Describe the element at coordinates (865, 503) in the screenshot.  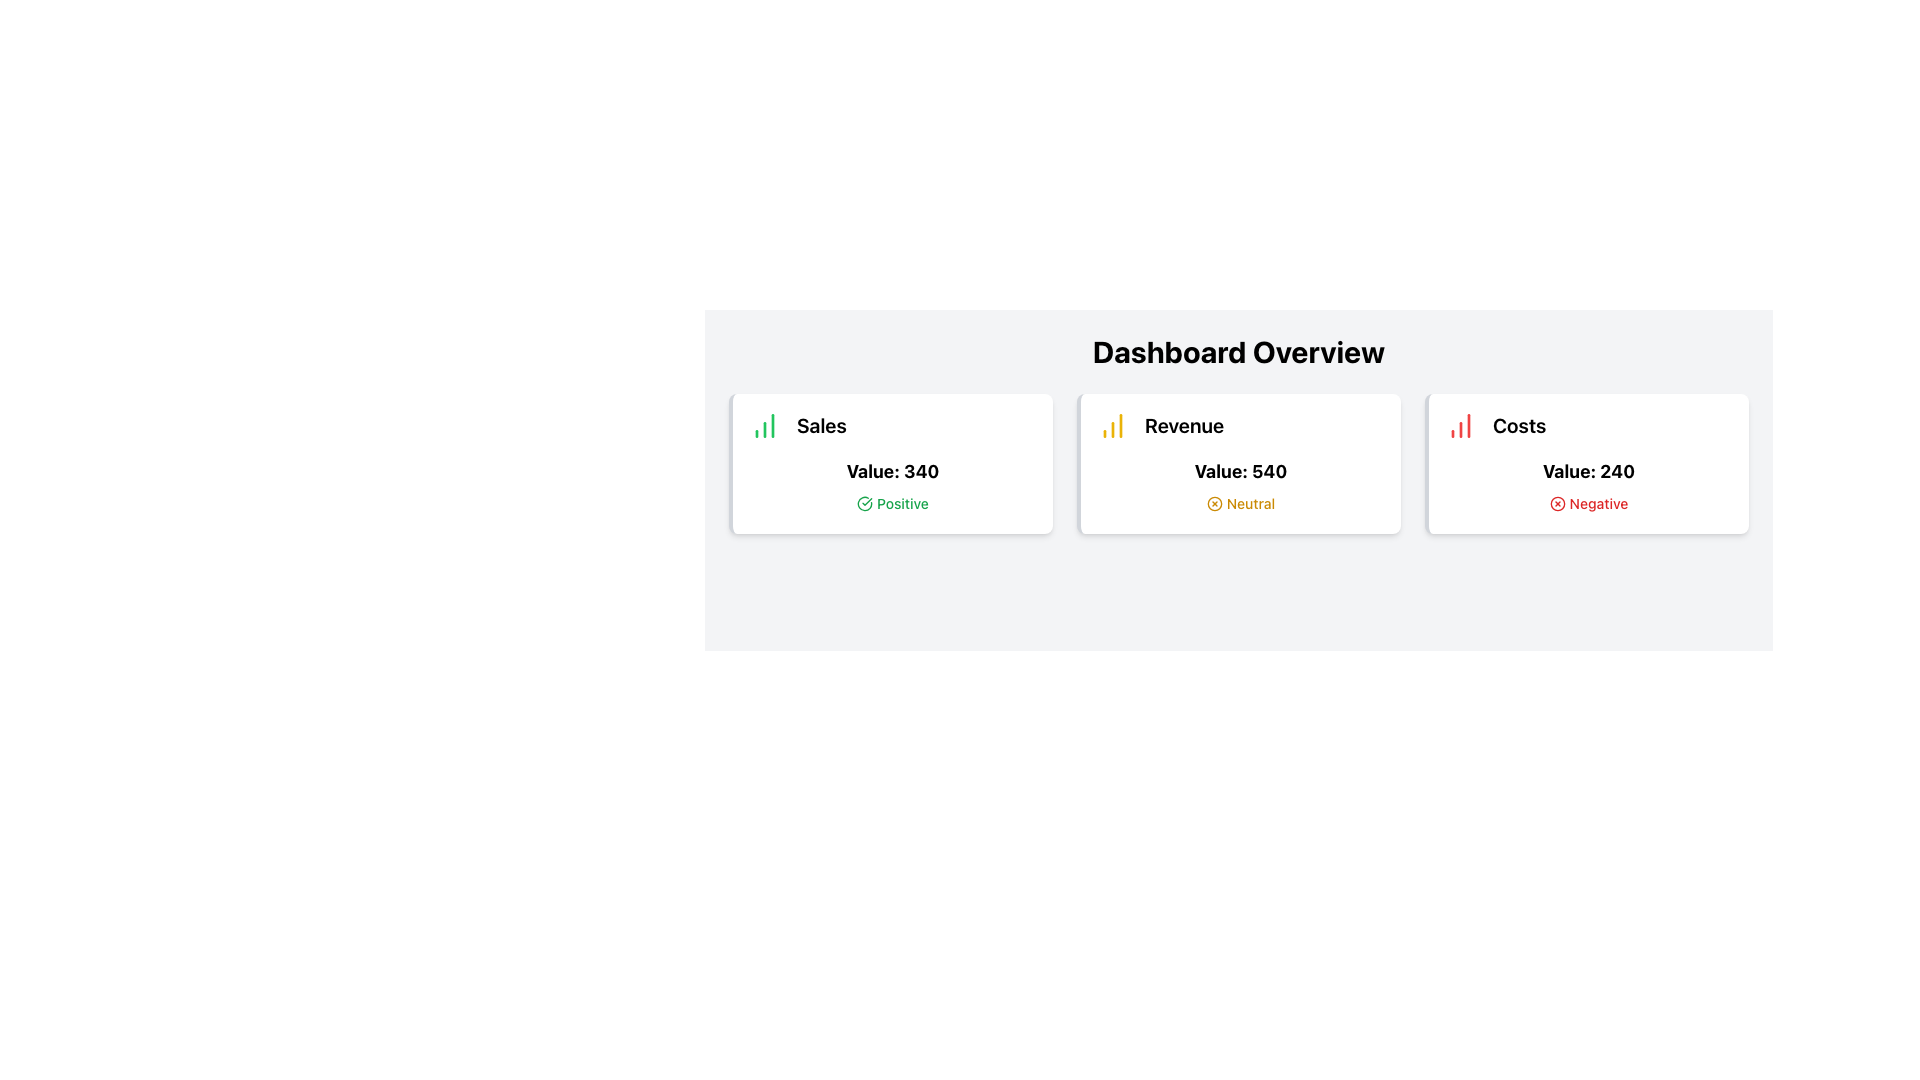
I see `the green circular icon with a checkmark inside, which indicates a positive status, located in the bottom-left corner of the 'Sales' card on the dashboard overview` at that location.